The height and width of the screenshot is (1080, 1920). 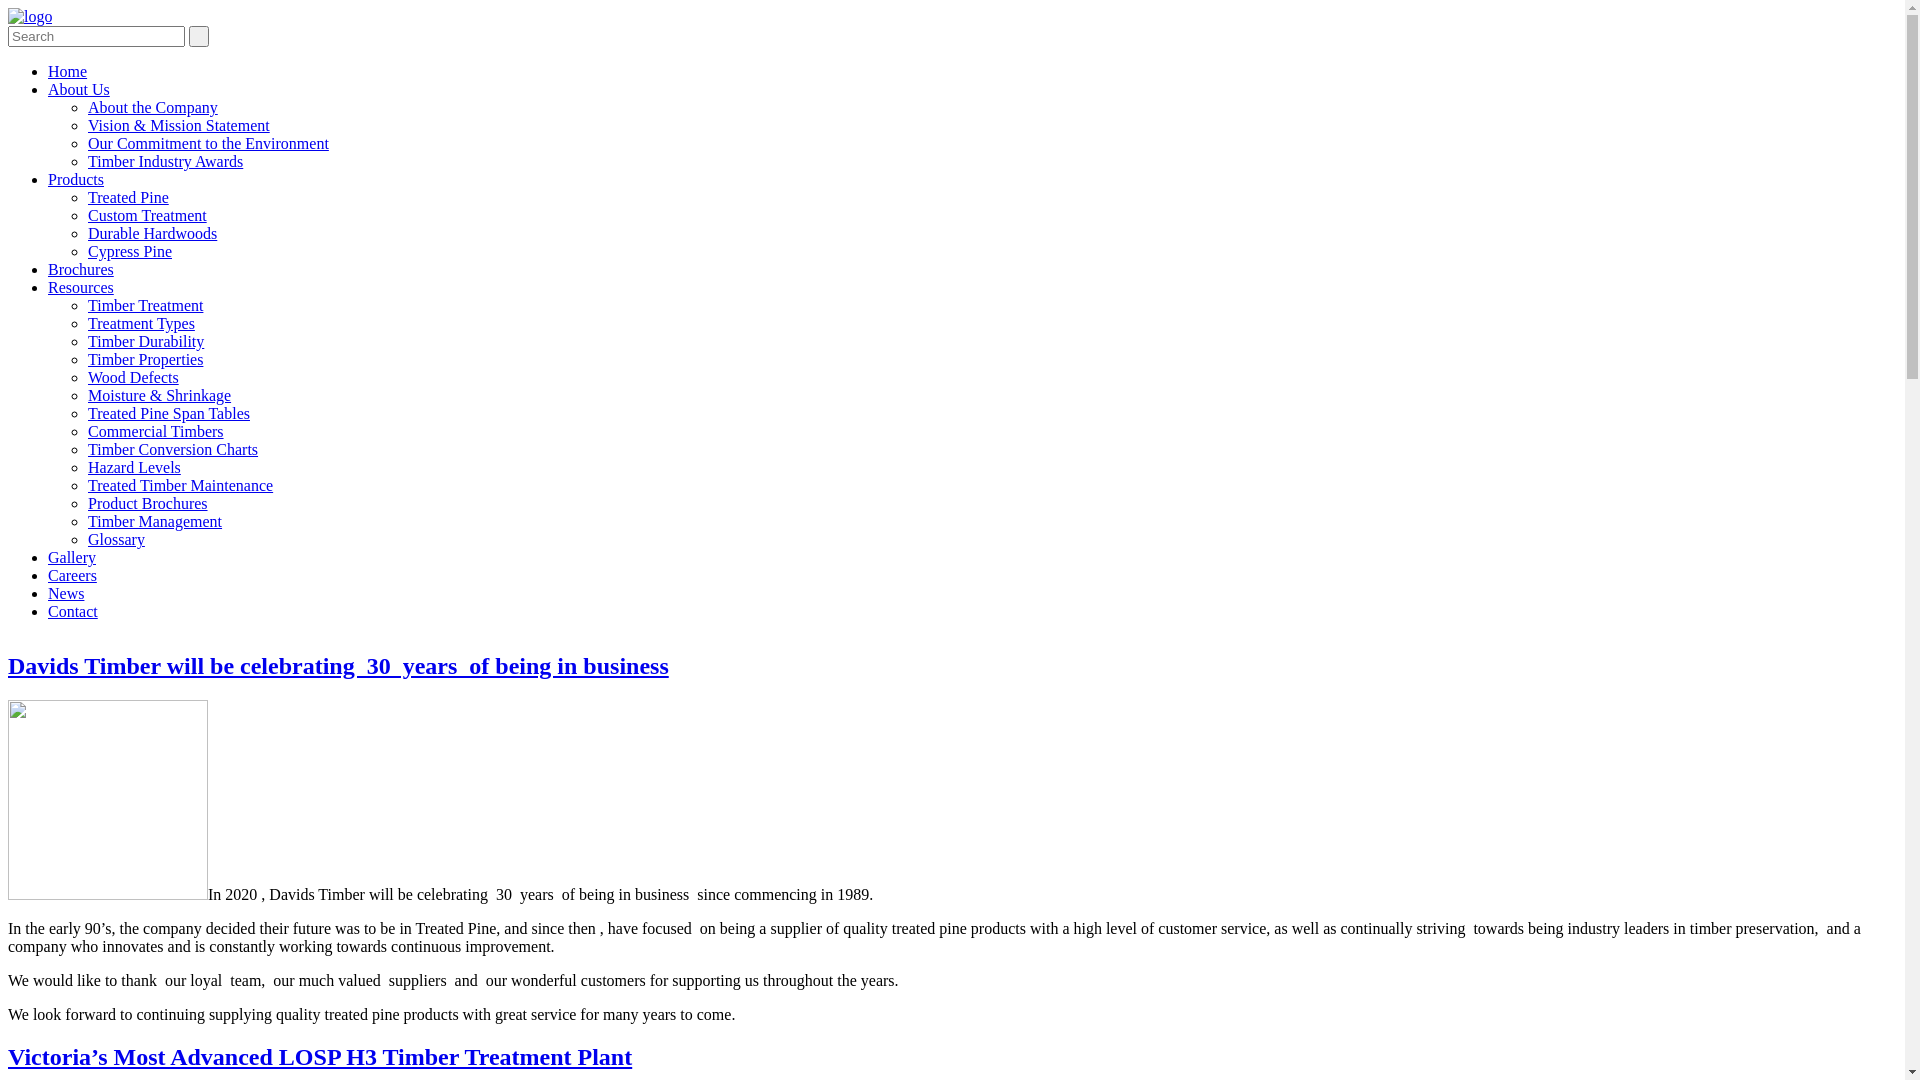 I want to click on 'Custom Treatment', so click(x=146, y=215).